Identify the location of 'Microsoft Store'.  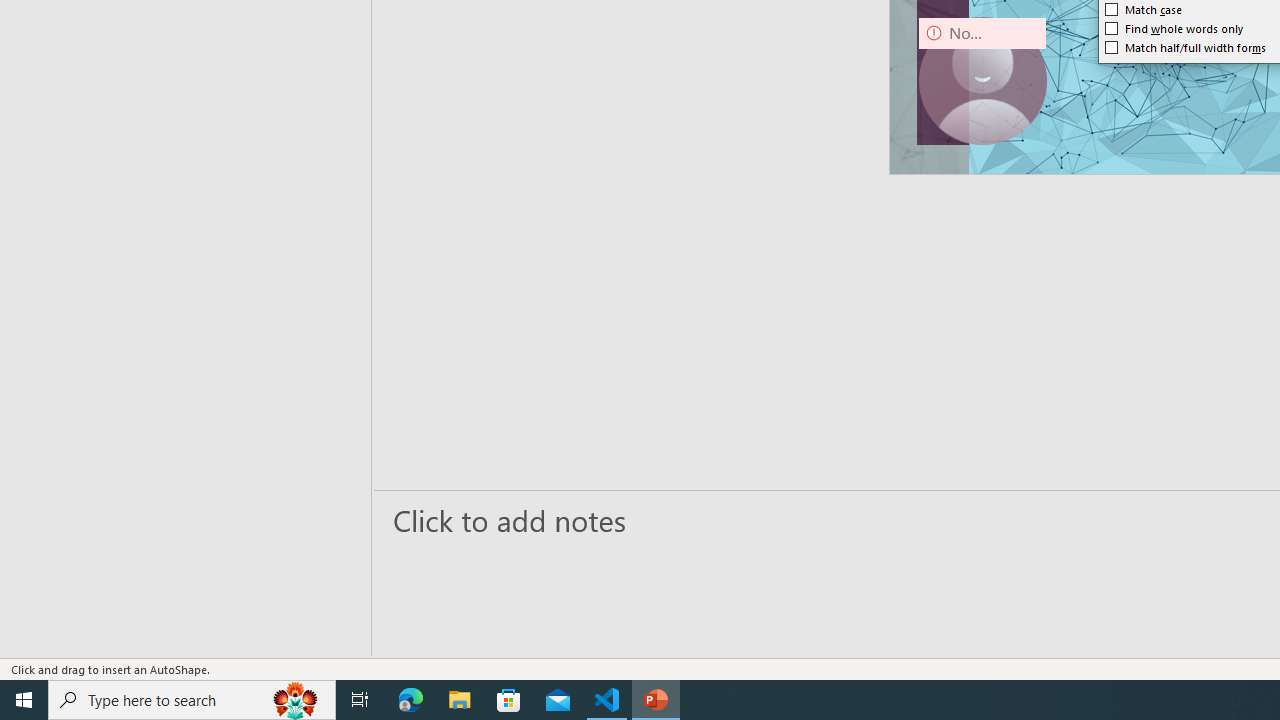
(509, 698).